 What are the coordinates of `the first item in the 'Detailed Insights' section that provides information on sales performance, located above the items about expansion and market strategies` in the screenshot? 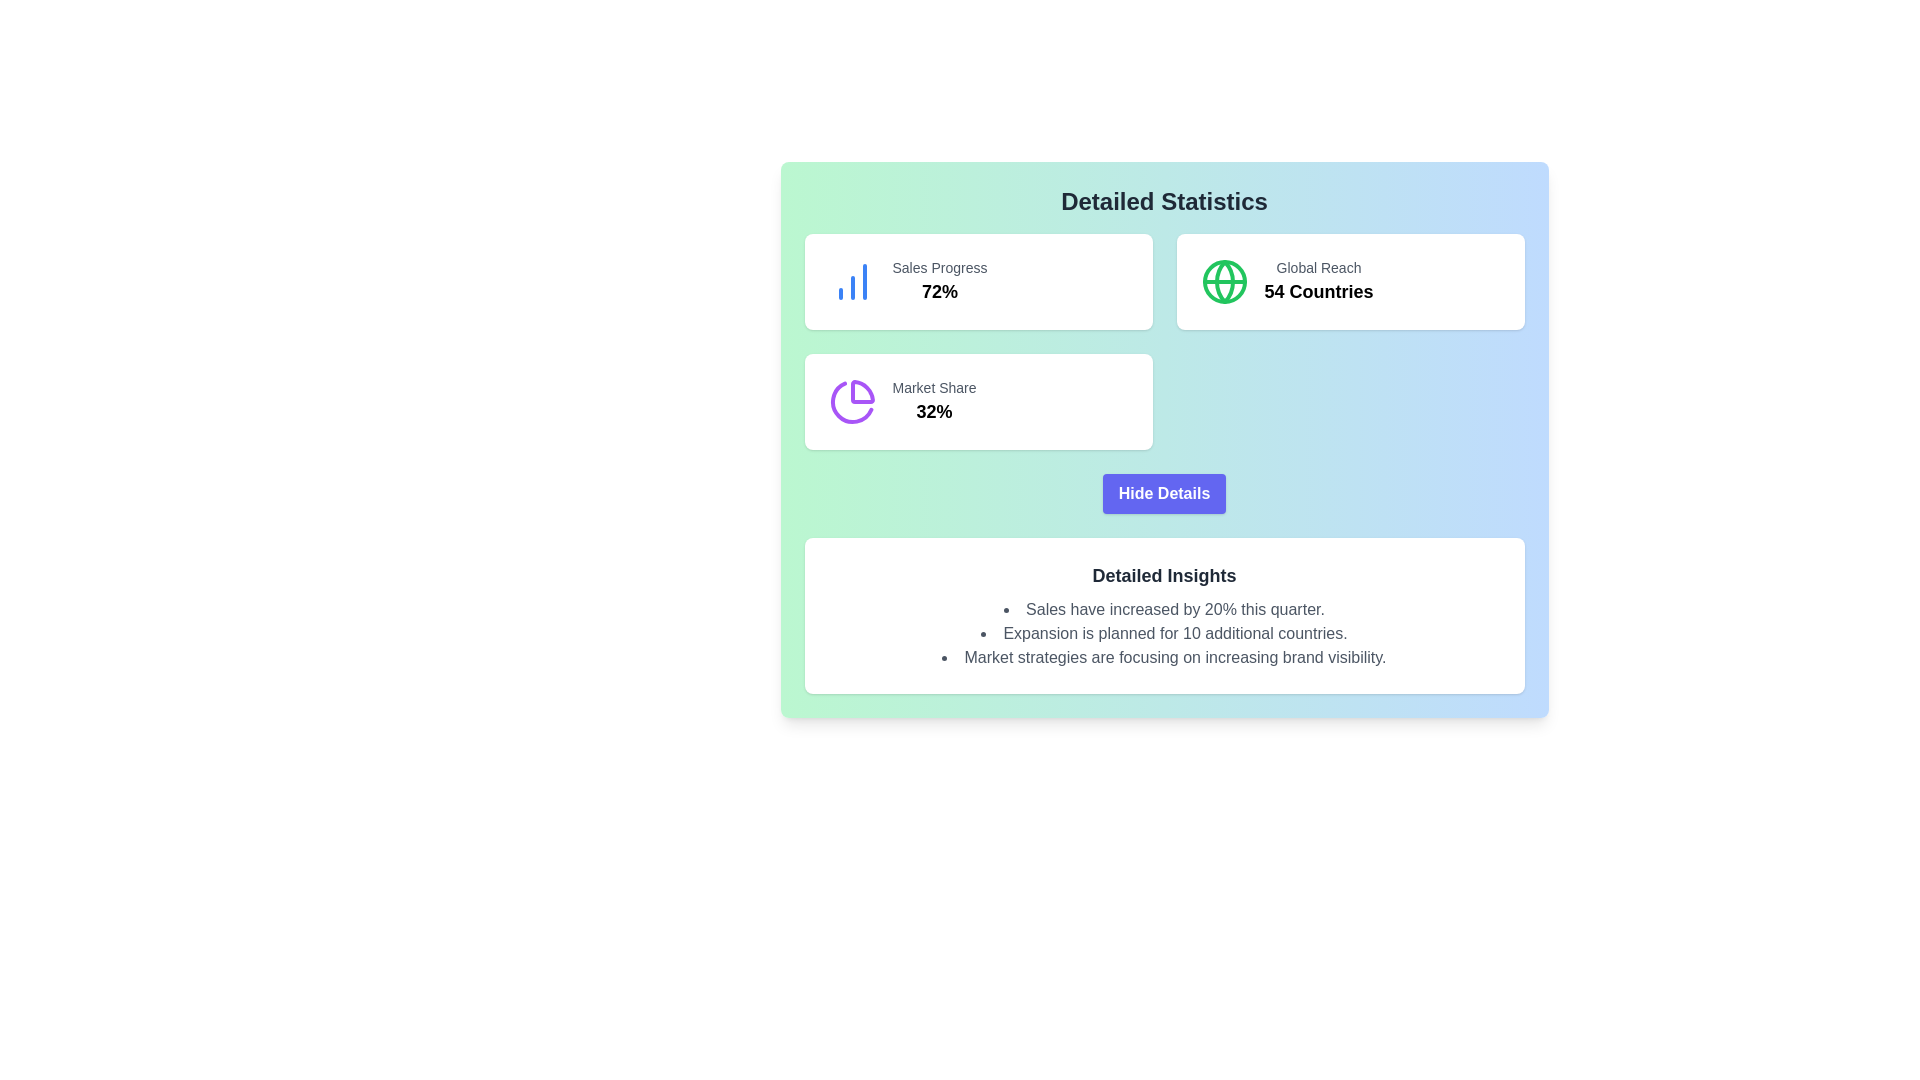 It's located at (1164, 608).